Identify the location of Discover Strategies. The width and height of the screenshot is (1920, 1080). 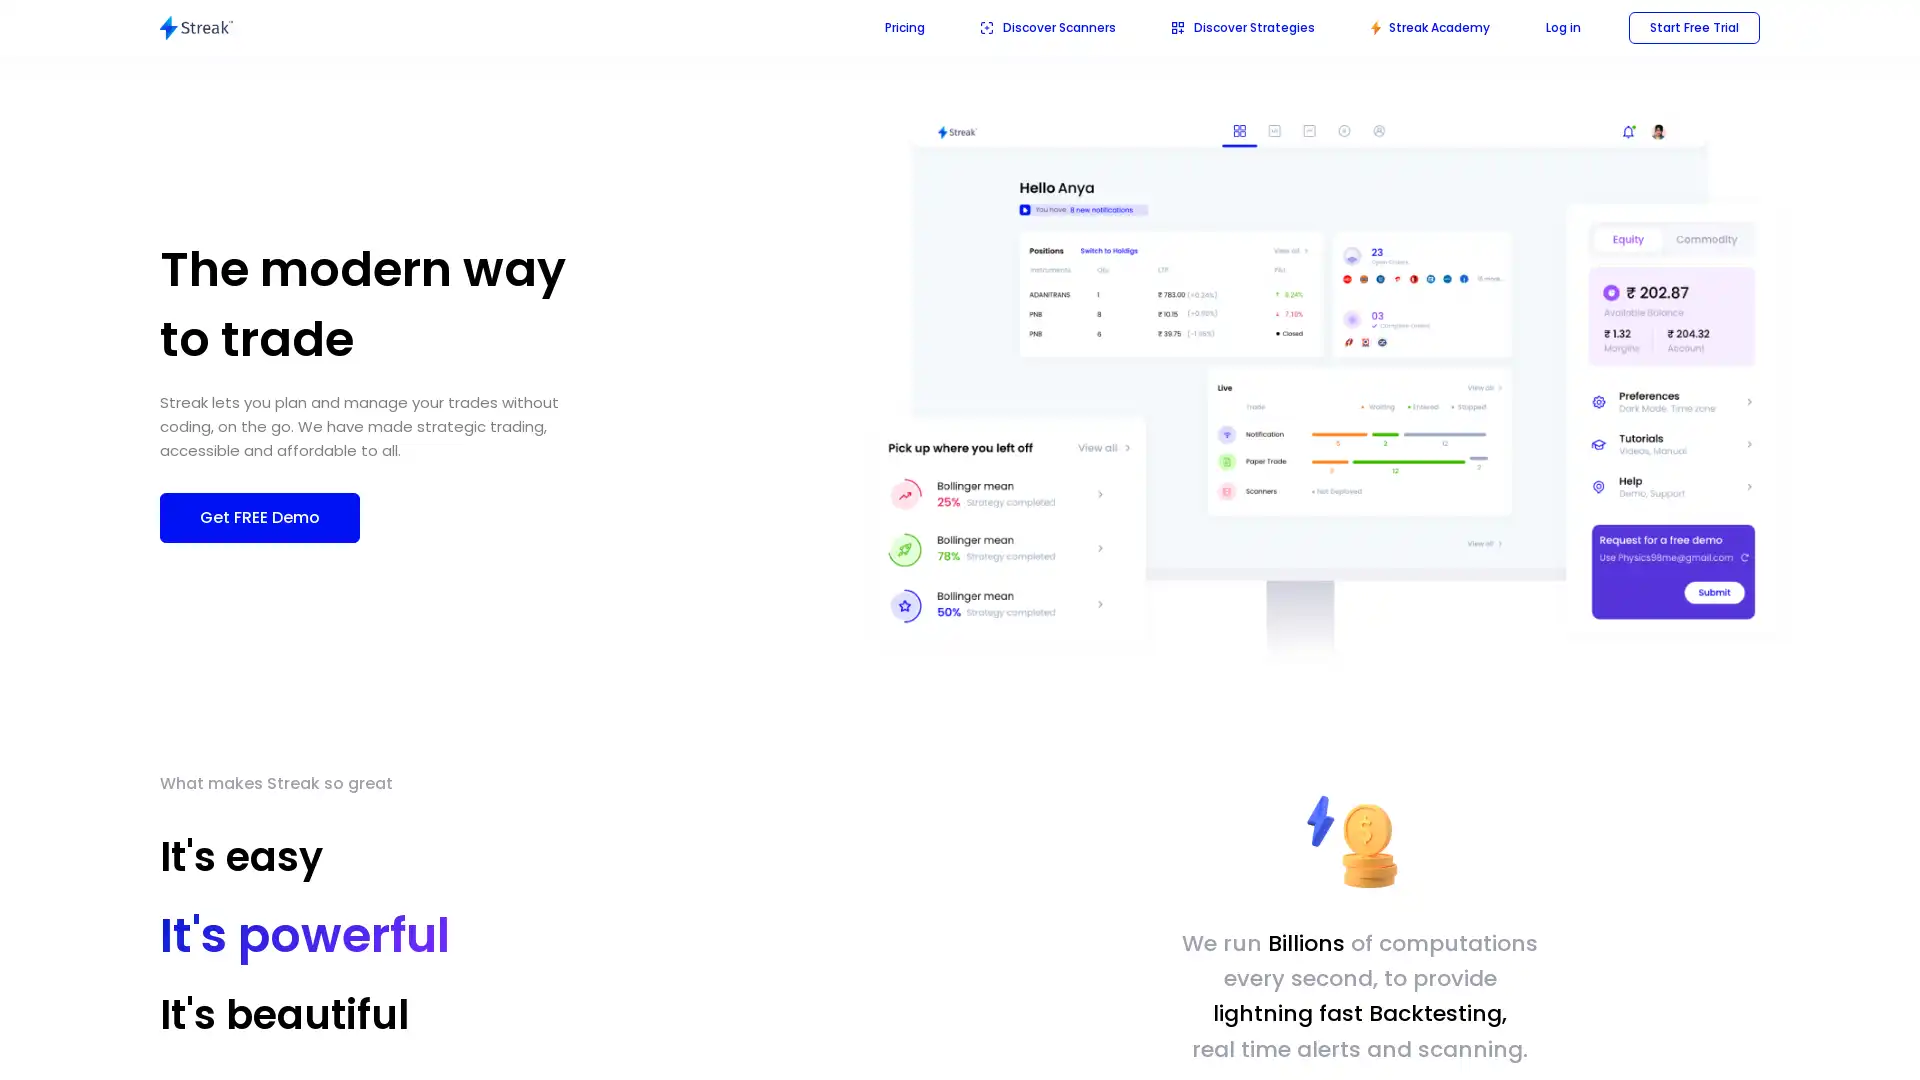
(1242, 27).